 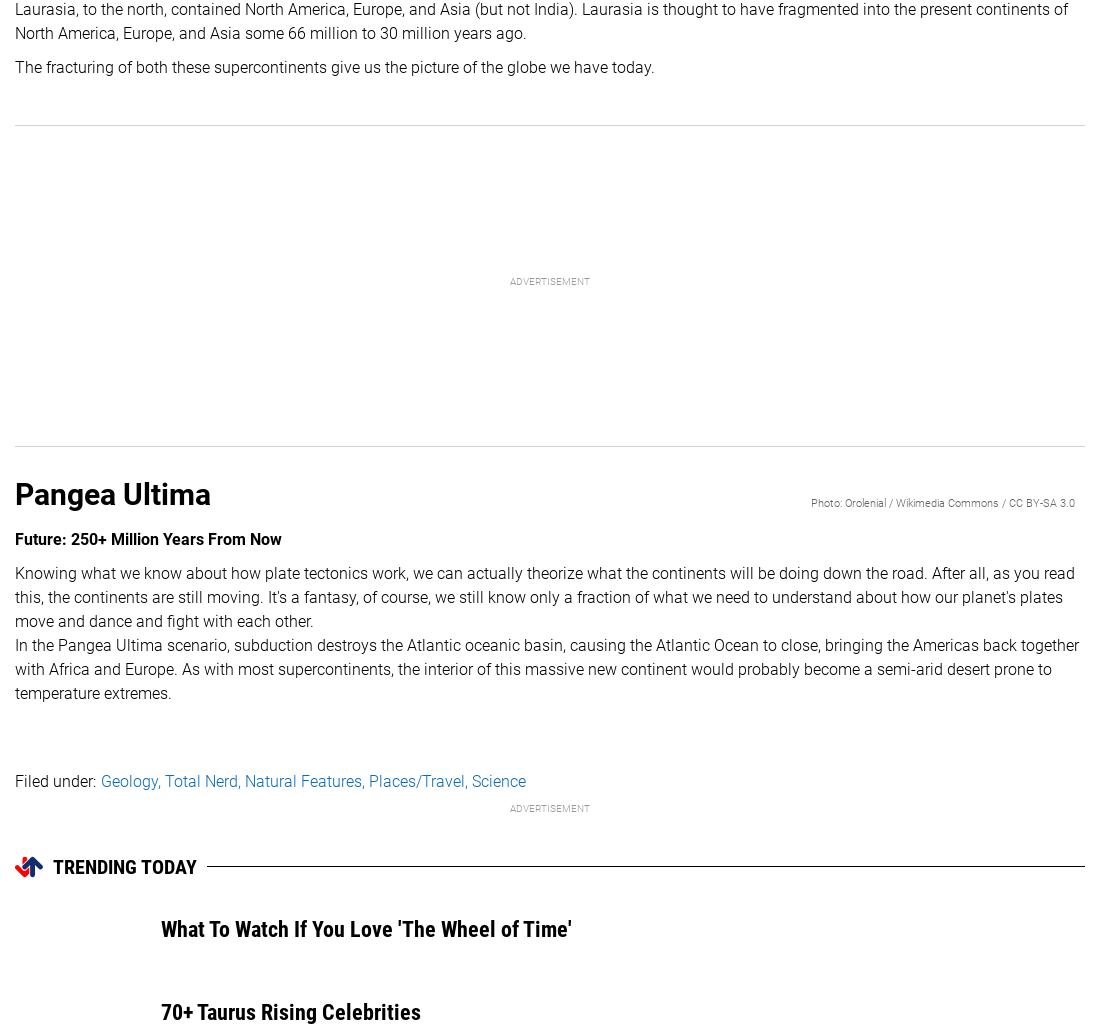 I want to click on 'Places/Travel', so click(x=416, y=779).